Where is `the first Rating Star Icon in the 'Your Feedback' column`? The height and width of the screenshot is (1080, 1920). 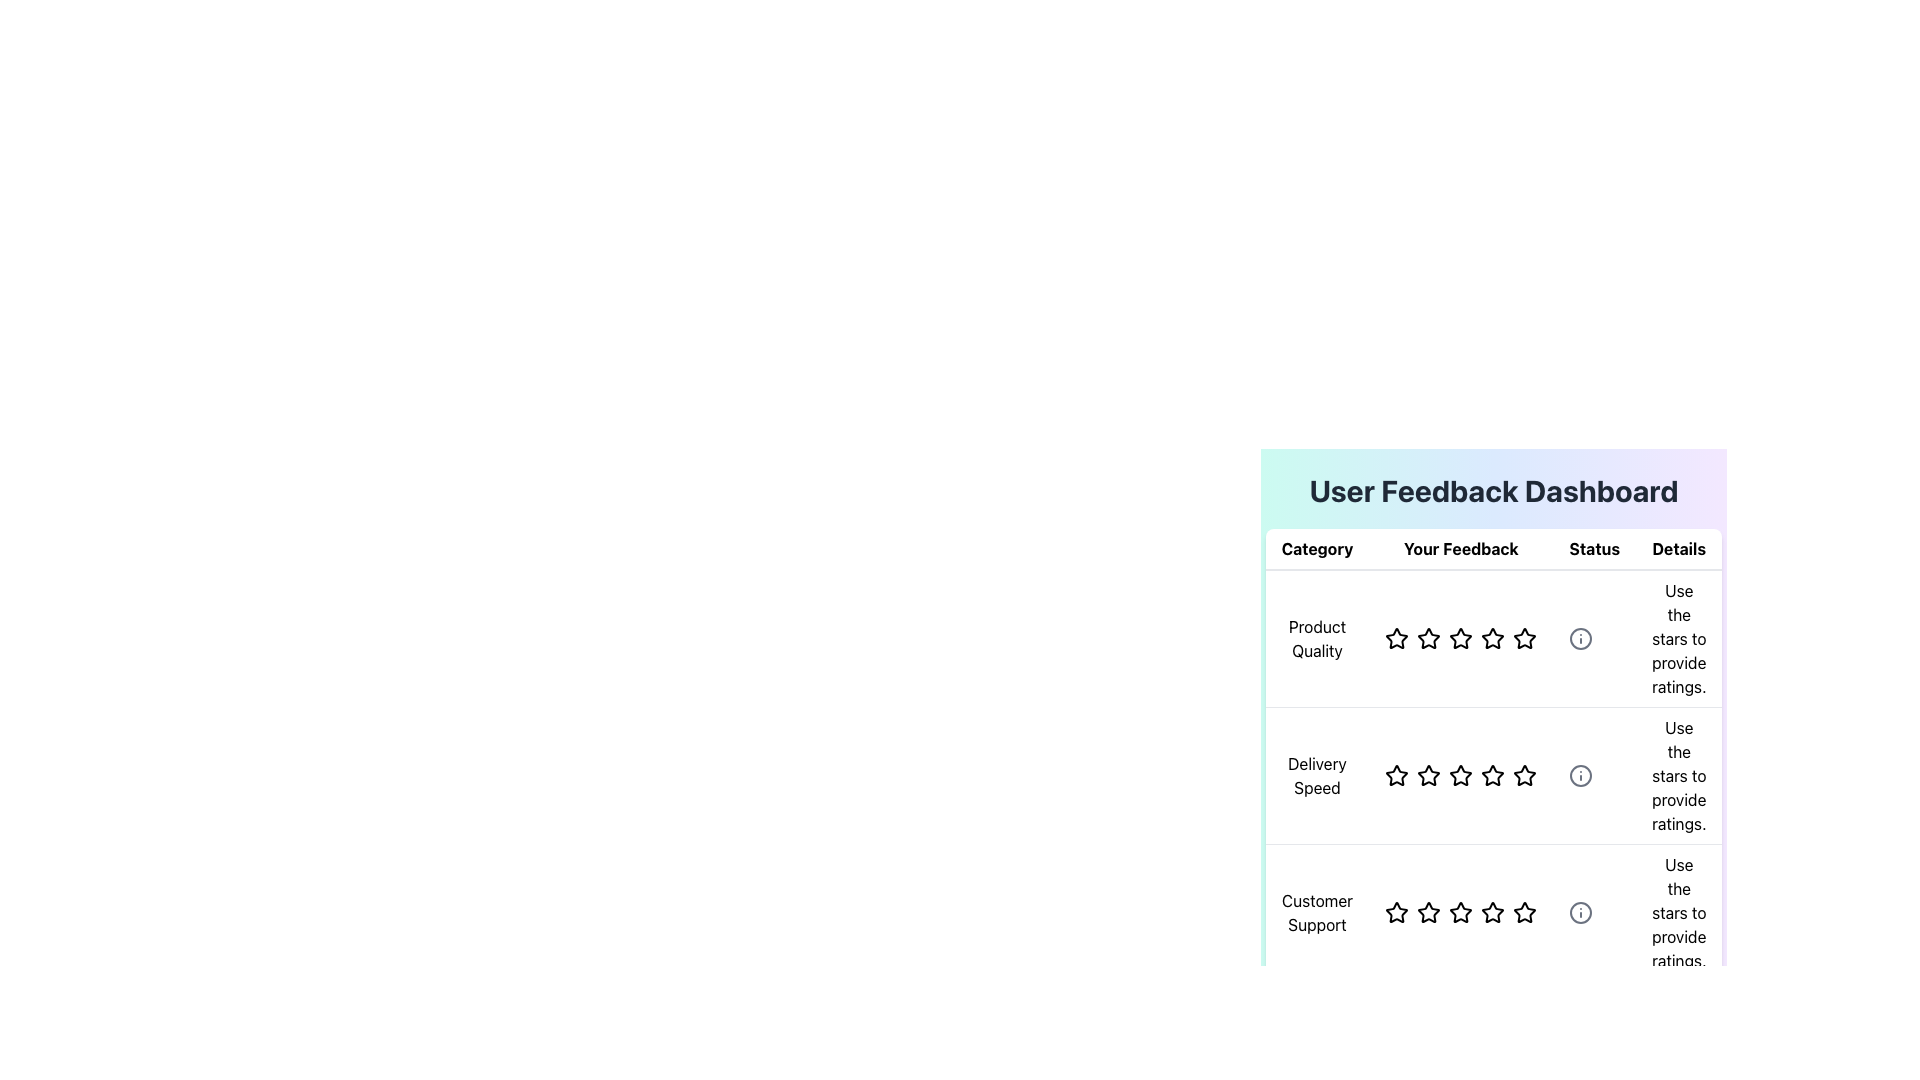
the first Rating Star Icon in the 'Your Feedback' column is located at coordinates (1396, 639).